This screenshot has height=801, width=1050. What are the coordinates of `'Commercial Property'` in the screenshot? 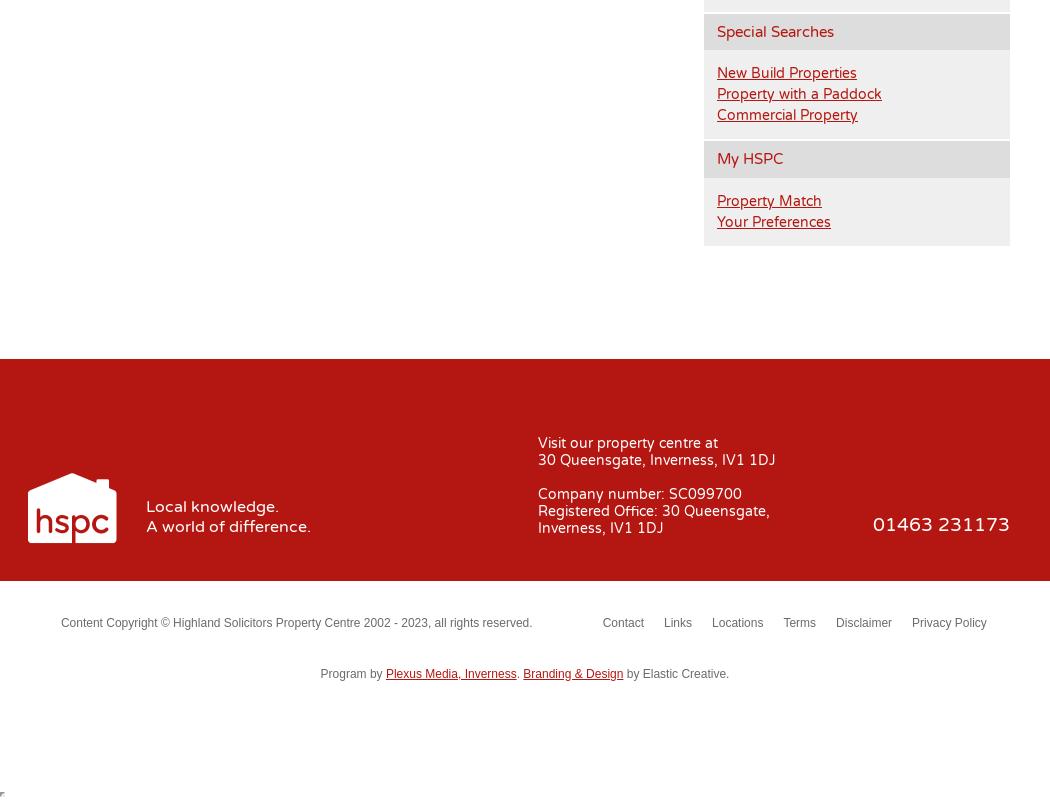 It's located at (716, 114).